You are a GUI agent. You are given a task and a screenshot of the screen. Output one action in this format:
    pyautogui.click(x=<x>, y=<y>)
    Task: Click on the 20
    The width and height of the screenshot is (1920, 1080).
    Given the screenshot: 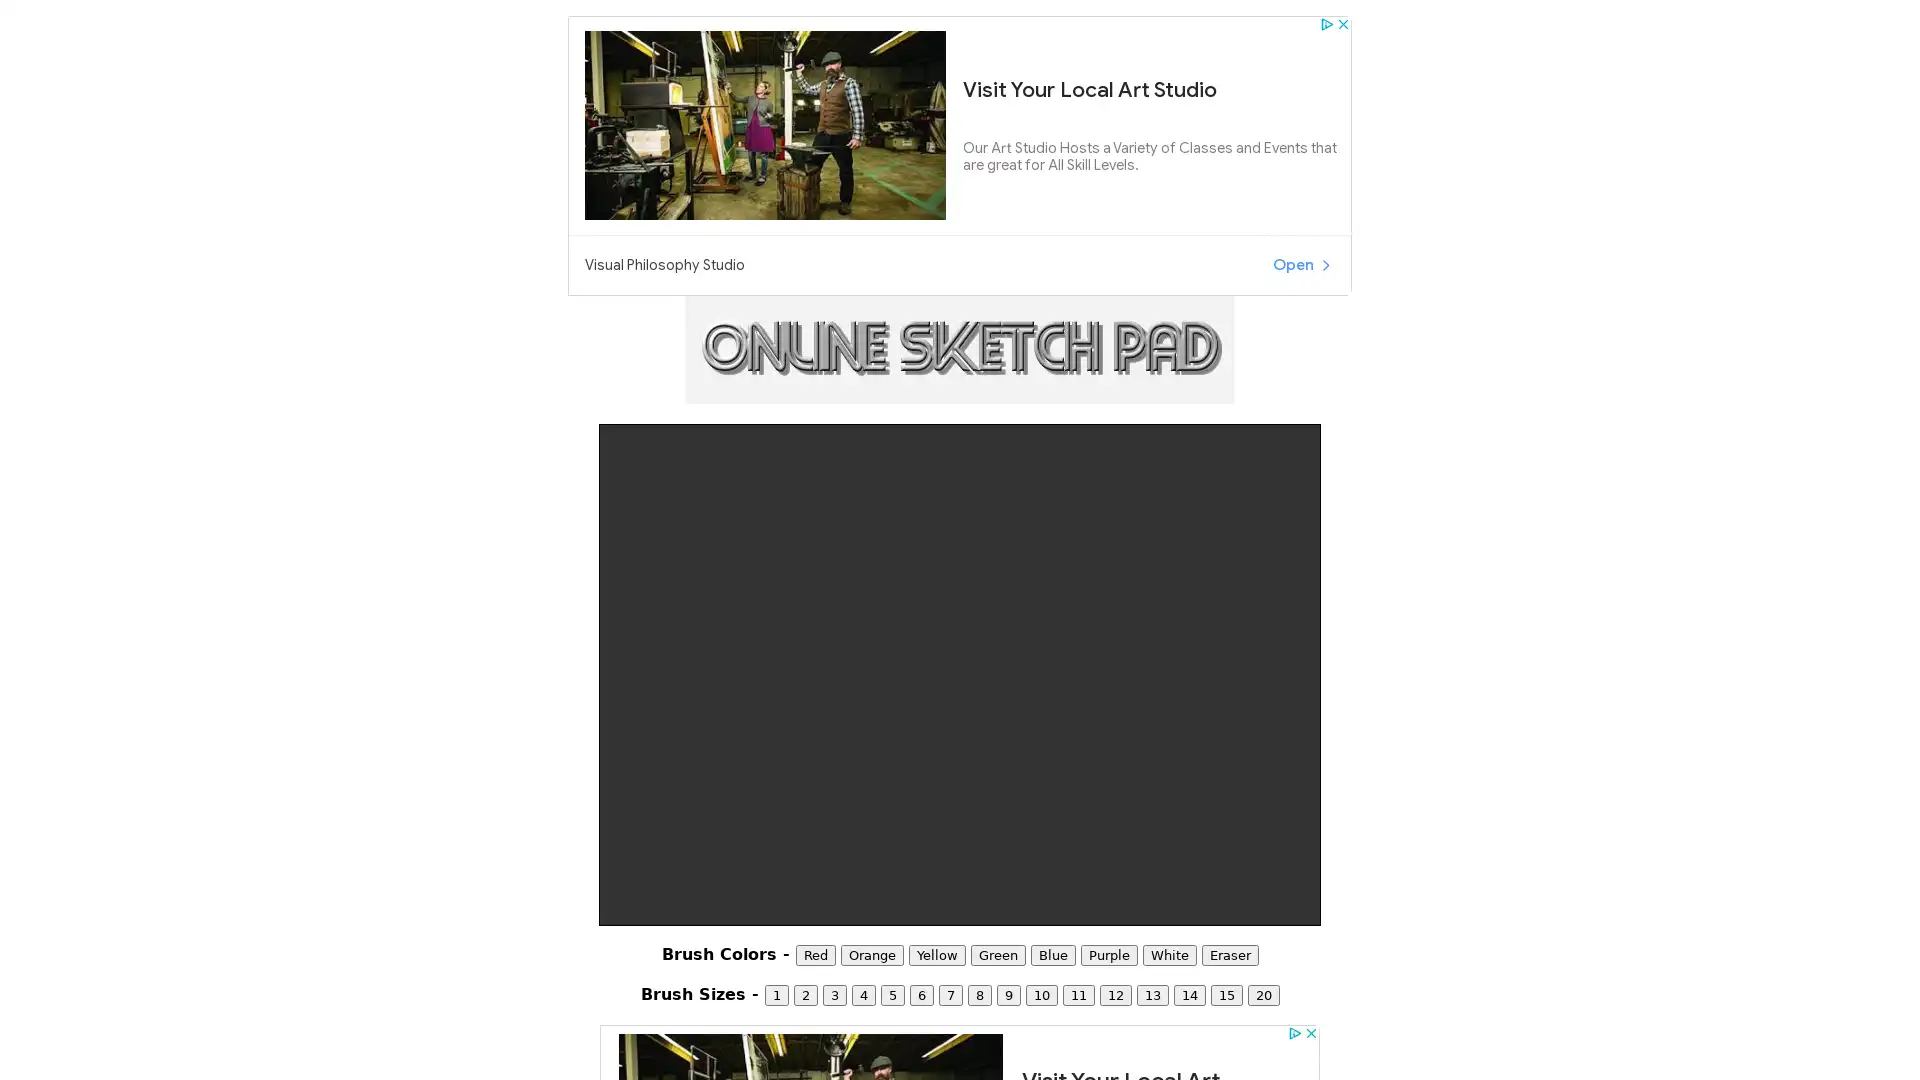 What is the action you would take?
    pyautogui.click(x=1261, y=995)
    